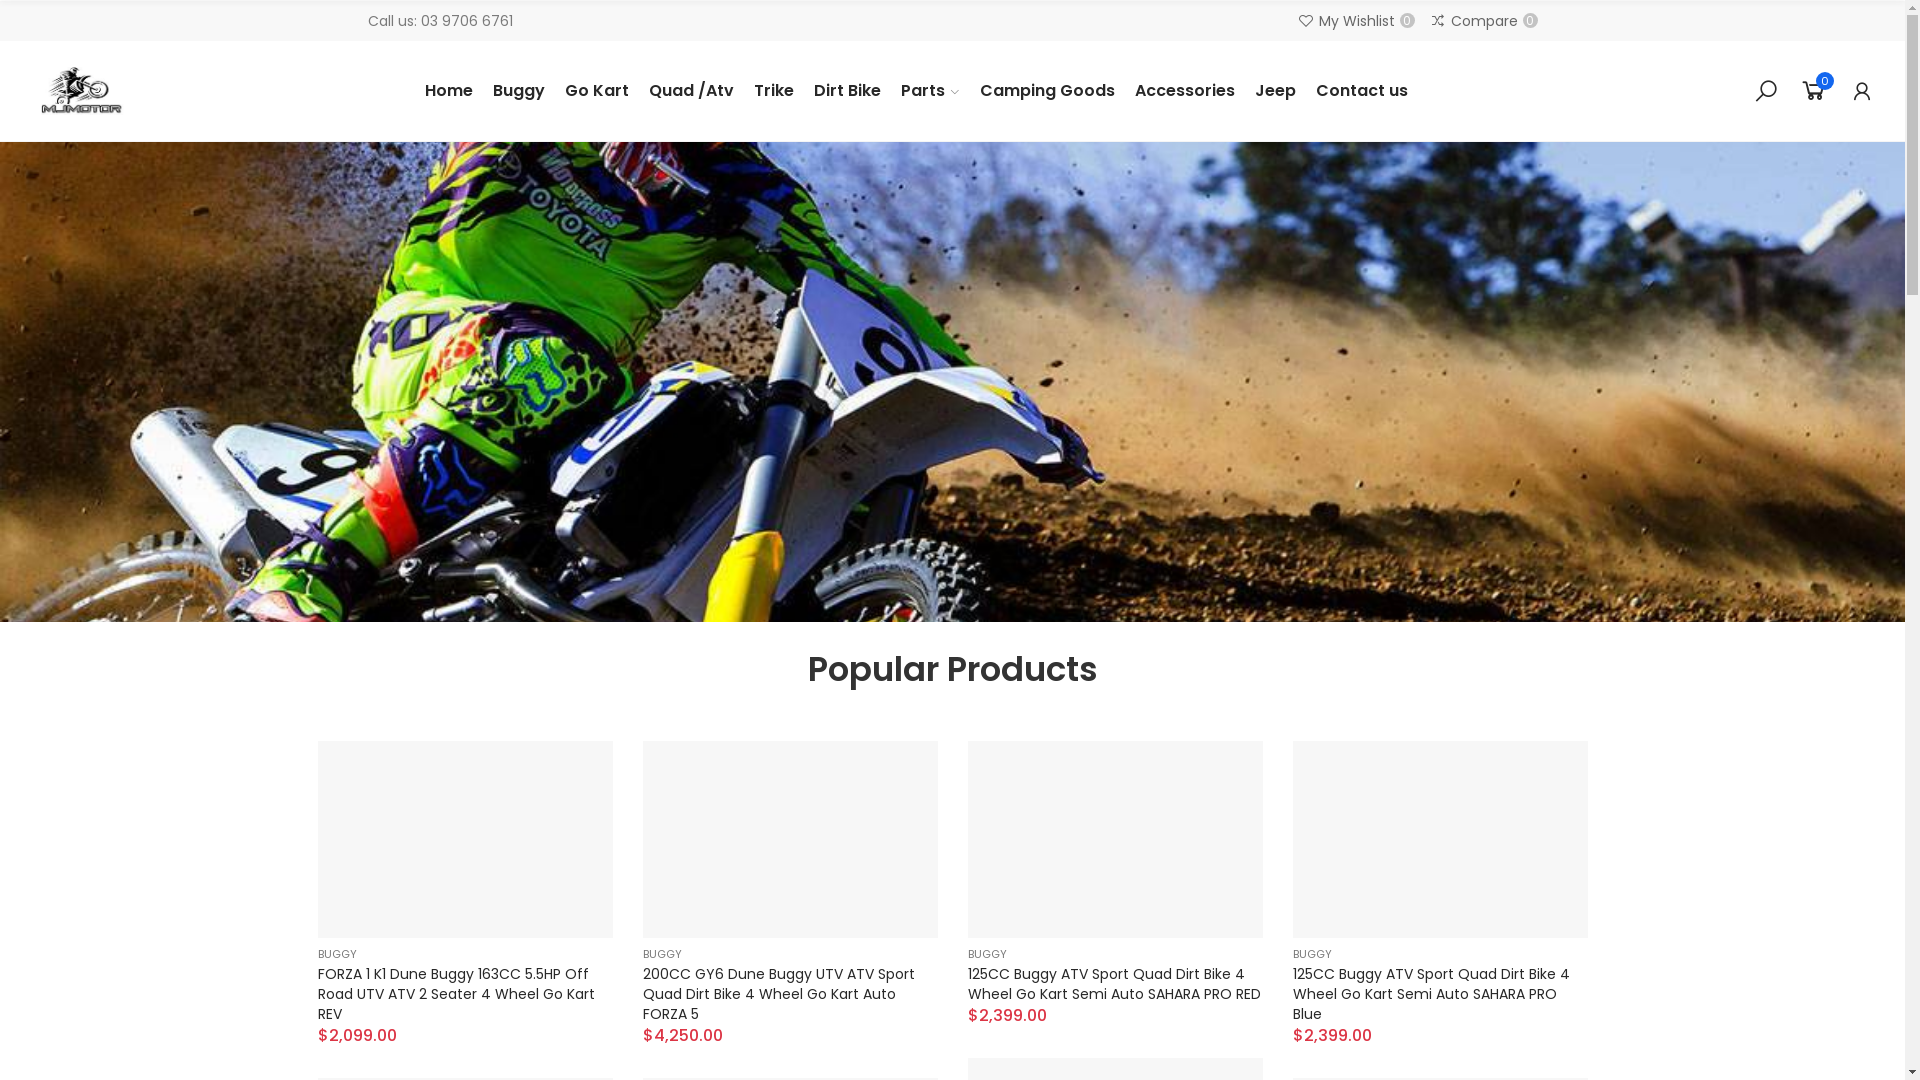 This screenshot has width=1920, height=1080. What do you see at coordinates (929, 91) in the screenshot?
I see `'Parts'` at bounding box center [929, 91].